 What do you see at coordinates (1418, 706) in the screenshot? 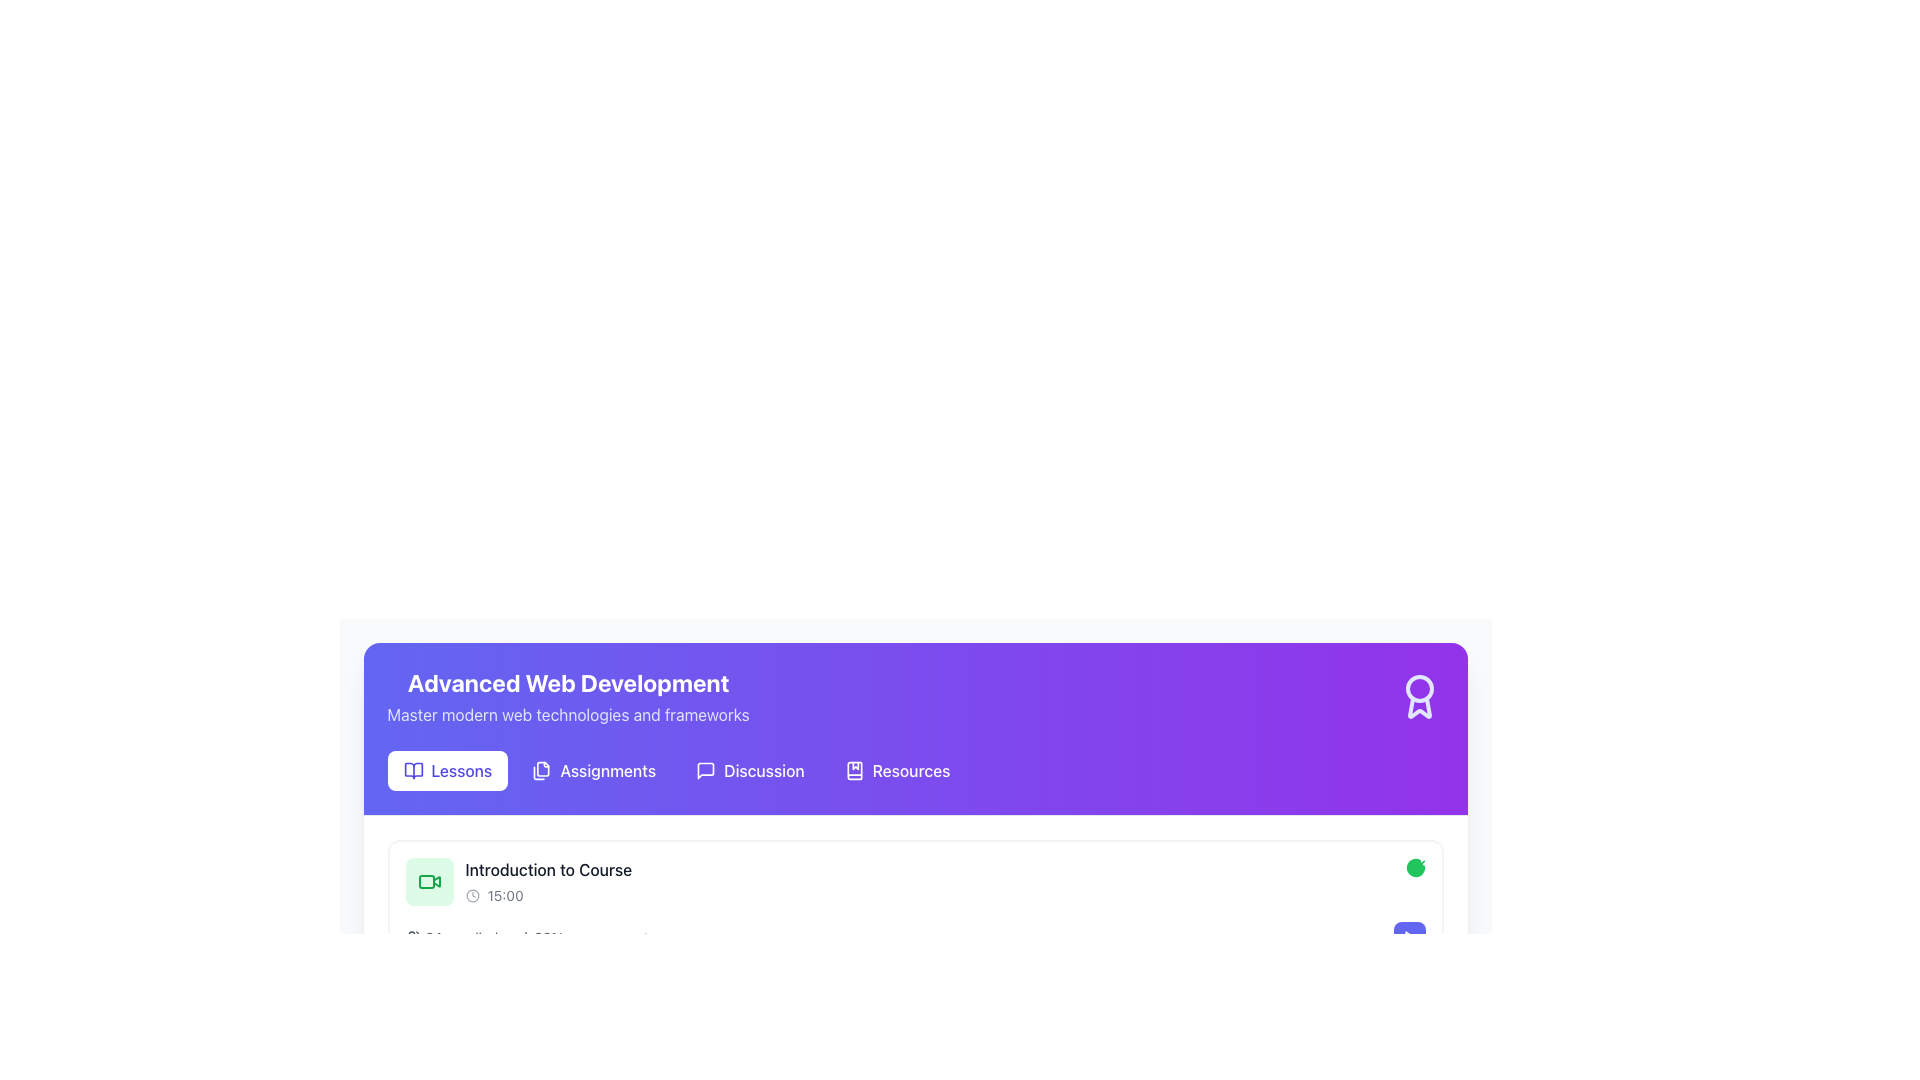
I see `decorative vector graphic component within the purple header section of the SVG illustration, which signifies an achievement or award` at bounding box center [1418, 706].